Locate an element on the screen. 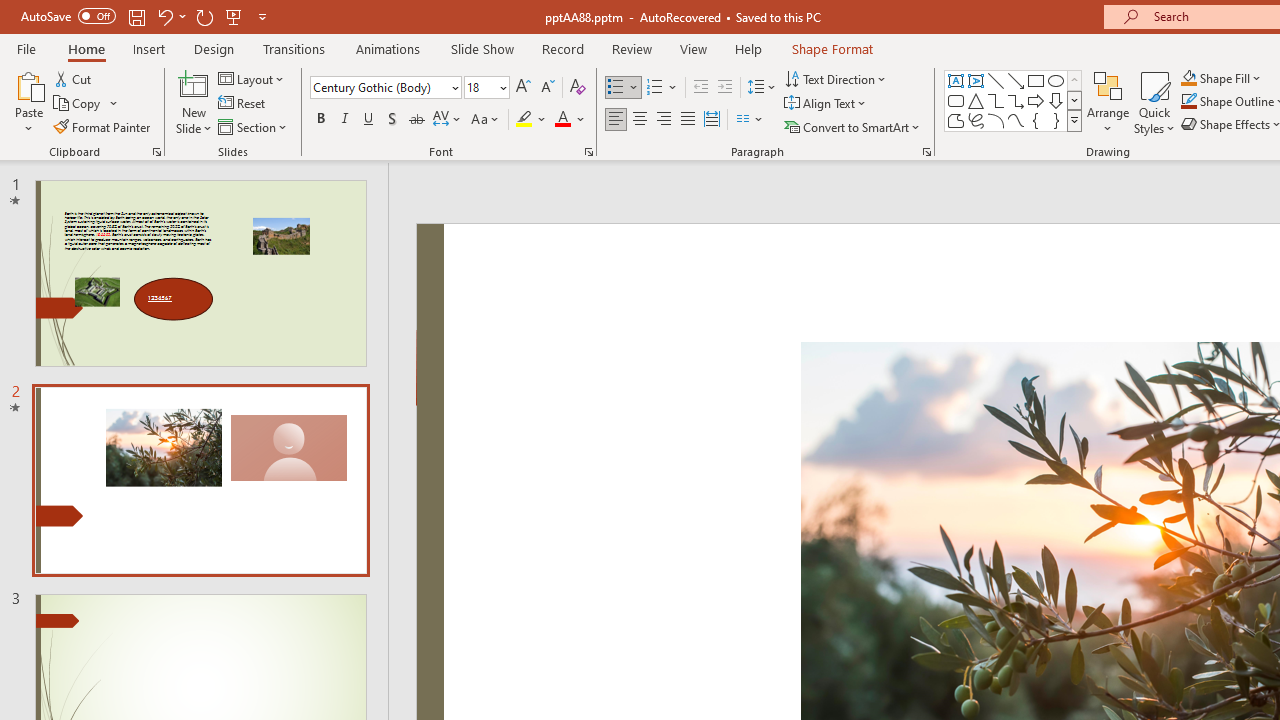 The height and width of the screenshot is (720, 1280). 'Bold' is located at coordinates (320, 119).